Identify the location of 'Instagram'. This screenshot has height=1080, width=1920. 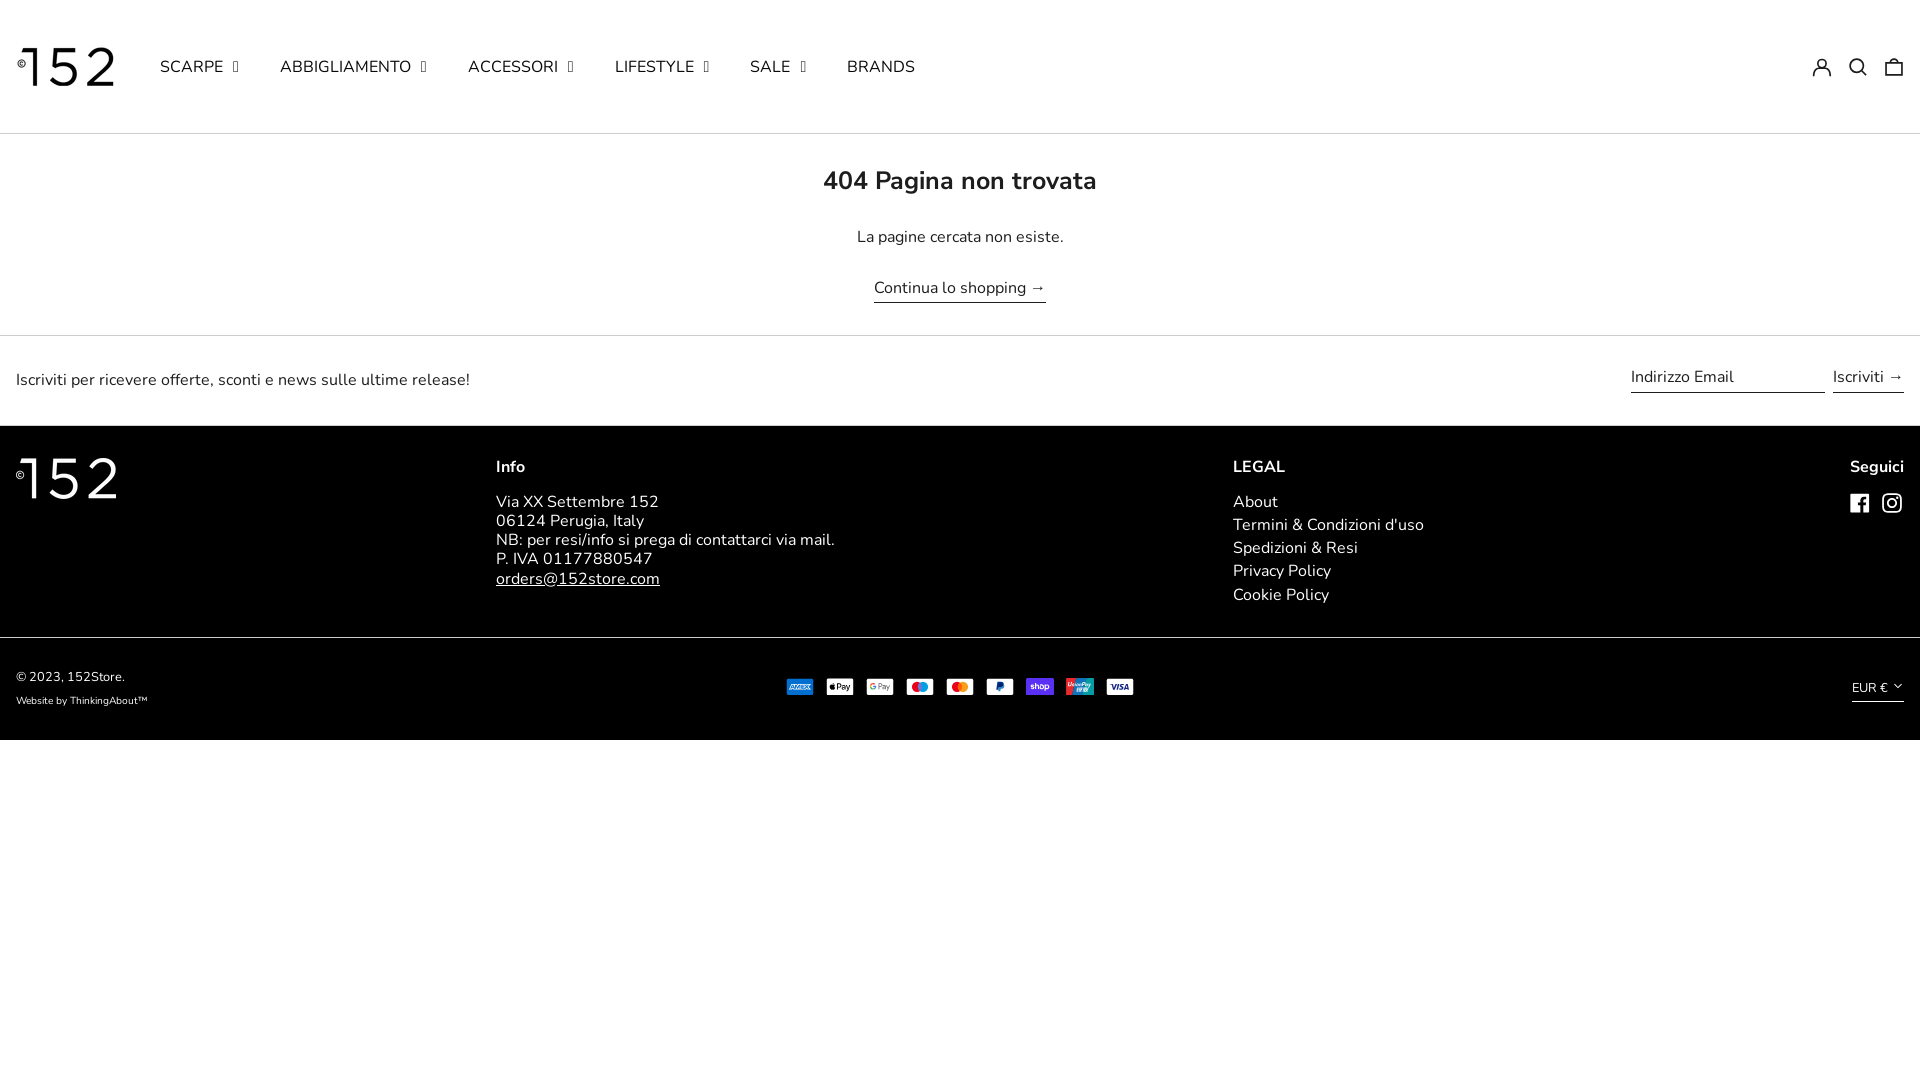
(1890, 507).